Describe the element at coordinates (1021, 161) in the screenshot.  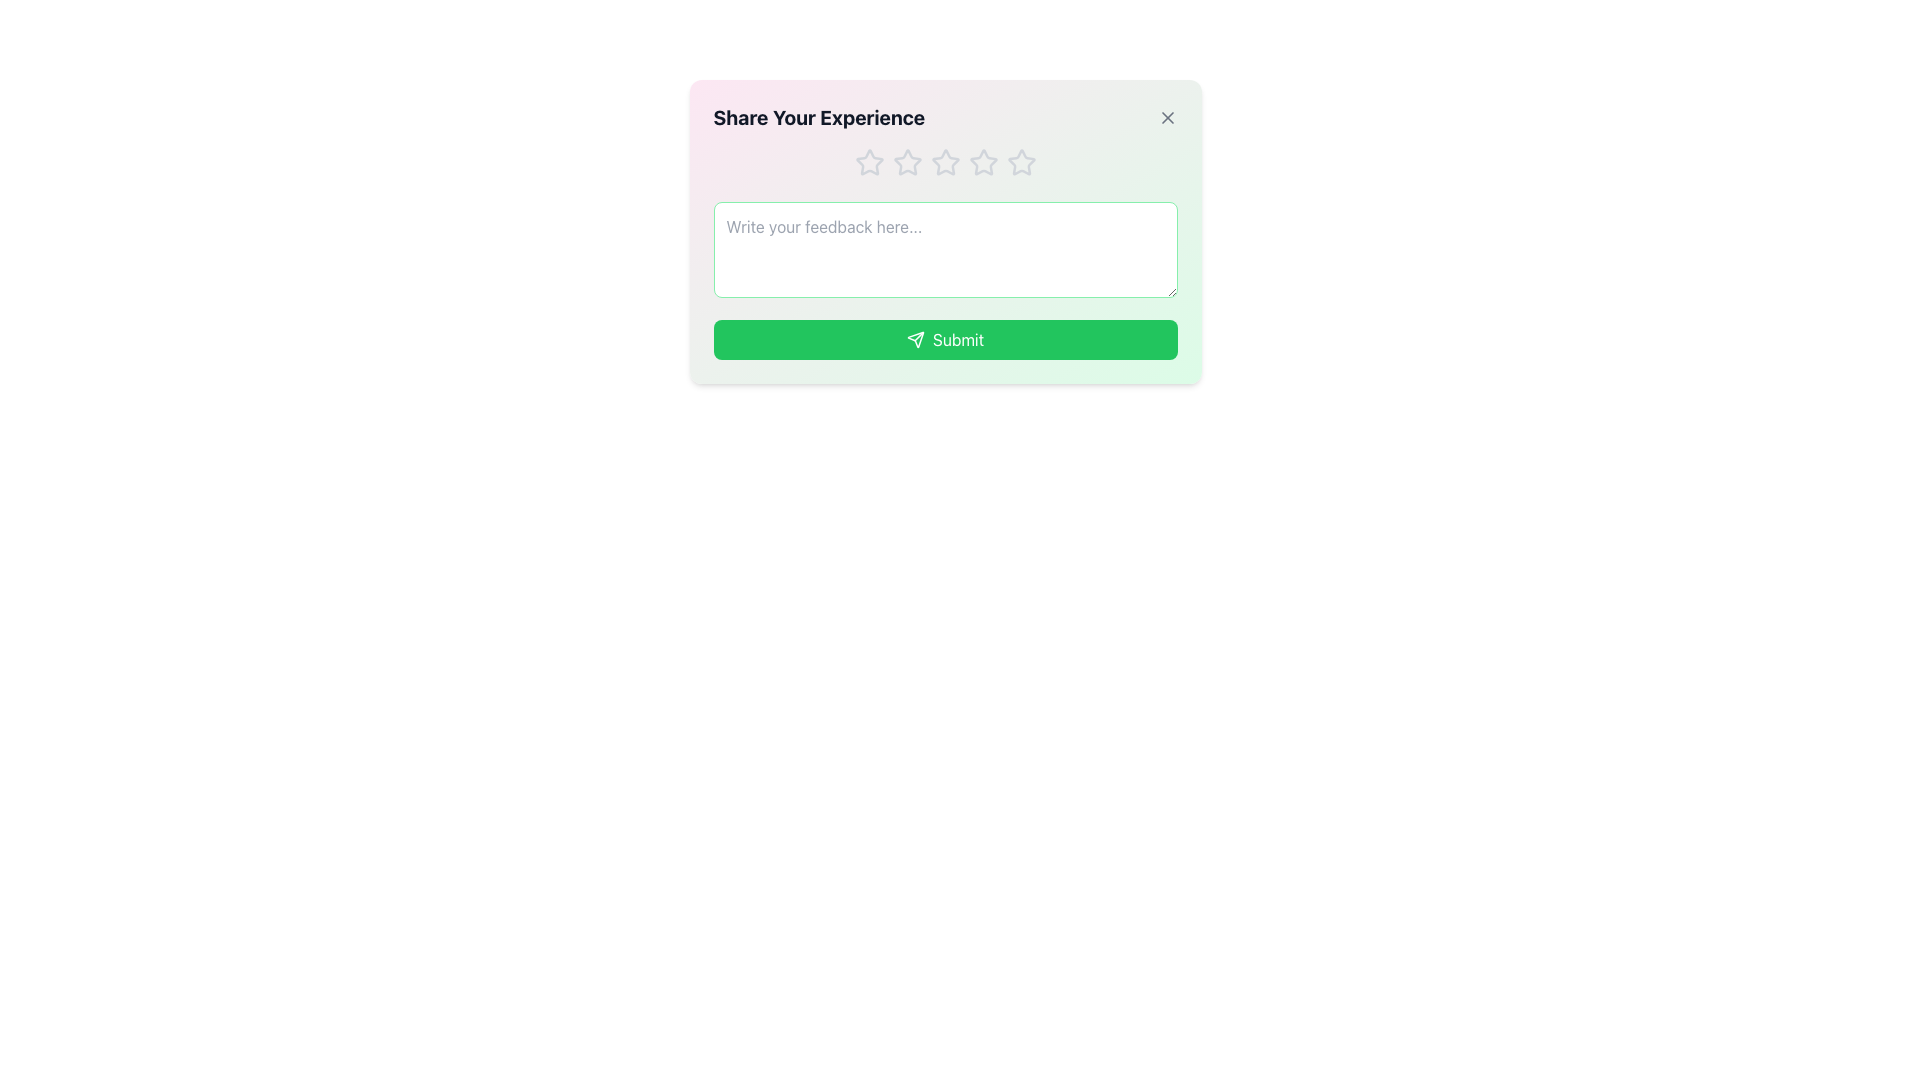
I see `the fifth star icon in the rating system on the 'Share Your Experience' card` at that location.